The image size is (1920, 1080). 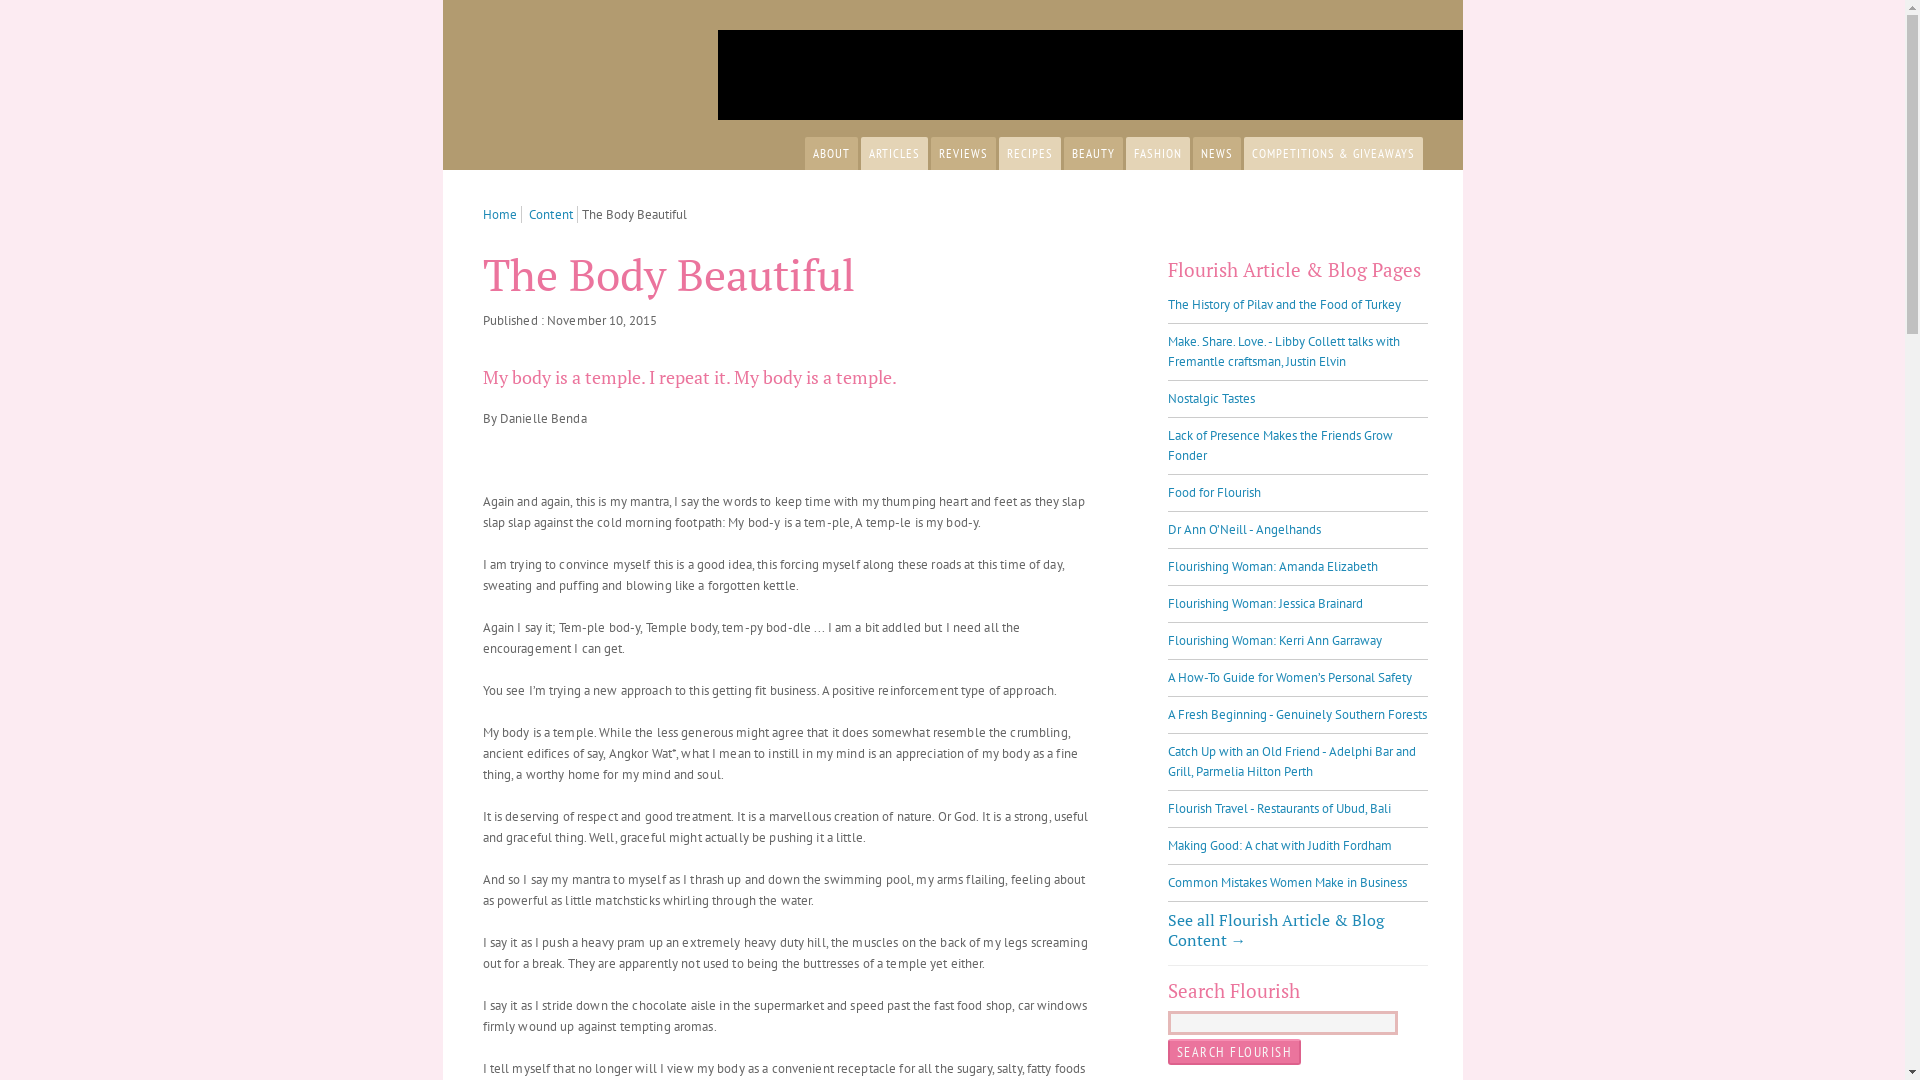 I want to click on 'Common Mistakes Women Make in Business', so click(x=1287, y=881).